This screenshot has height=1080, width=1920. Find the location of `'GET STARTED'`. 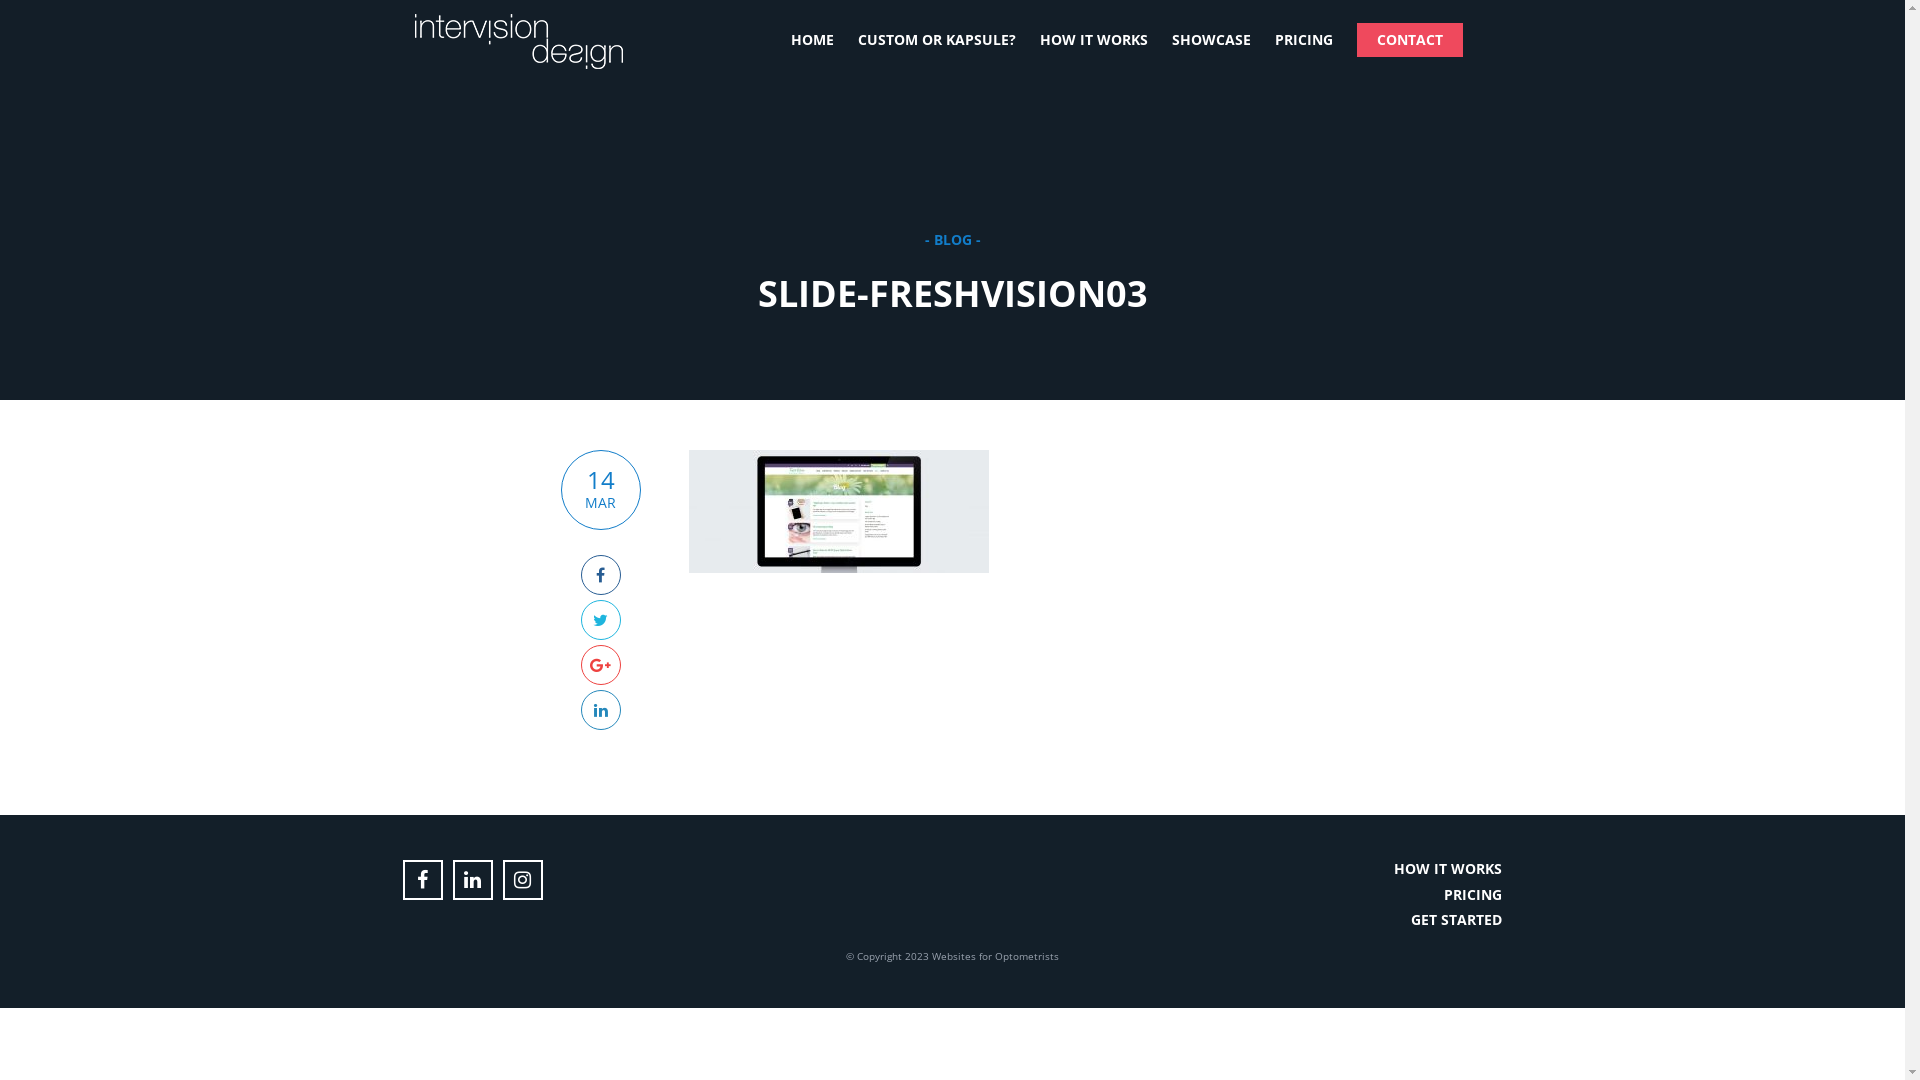

'GET STARTED' is located at coordinates (1456, 919).